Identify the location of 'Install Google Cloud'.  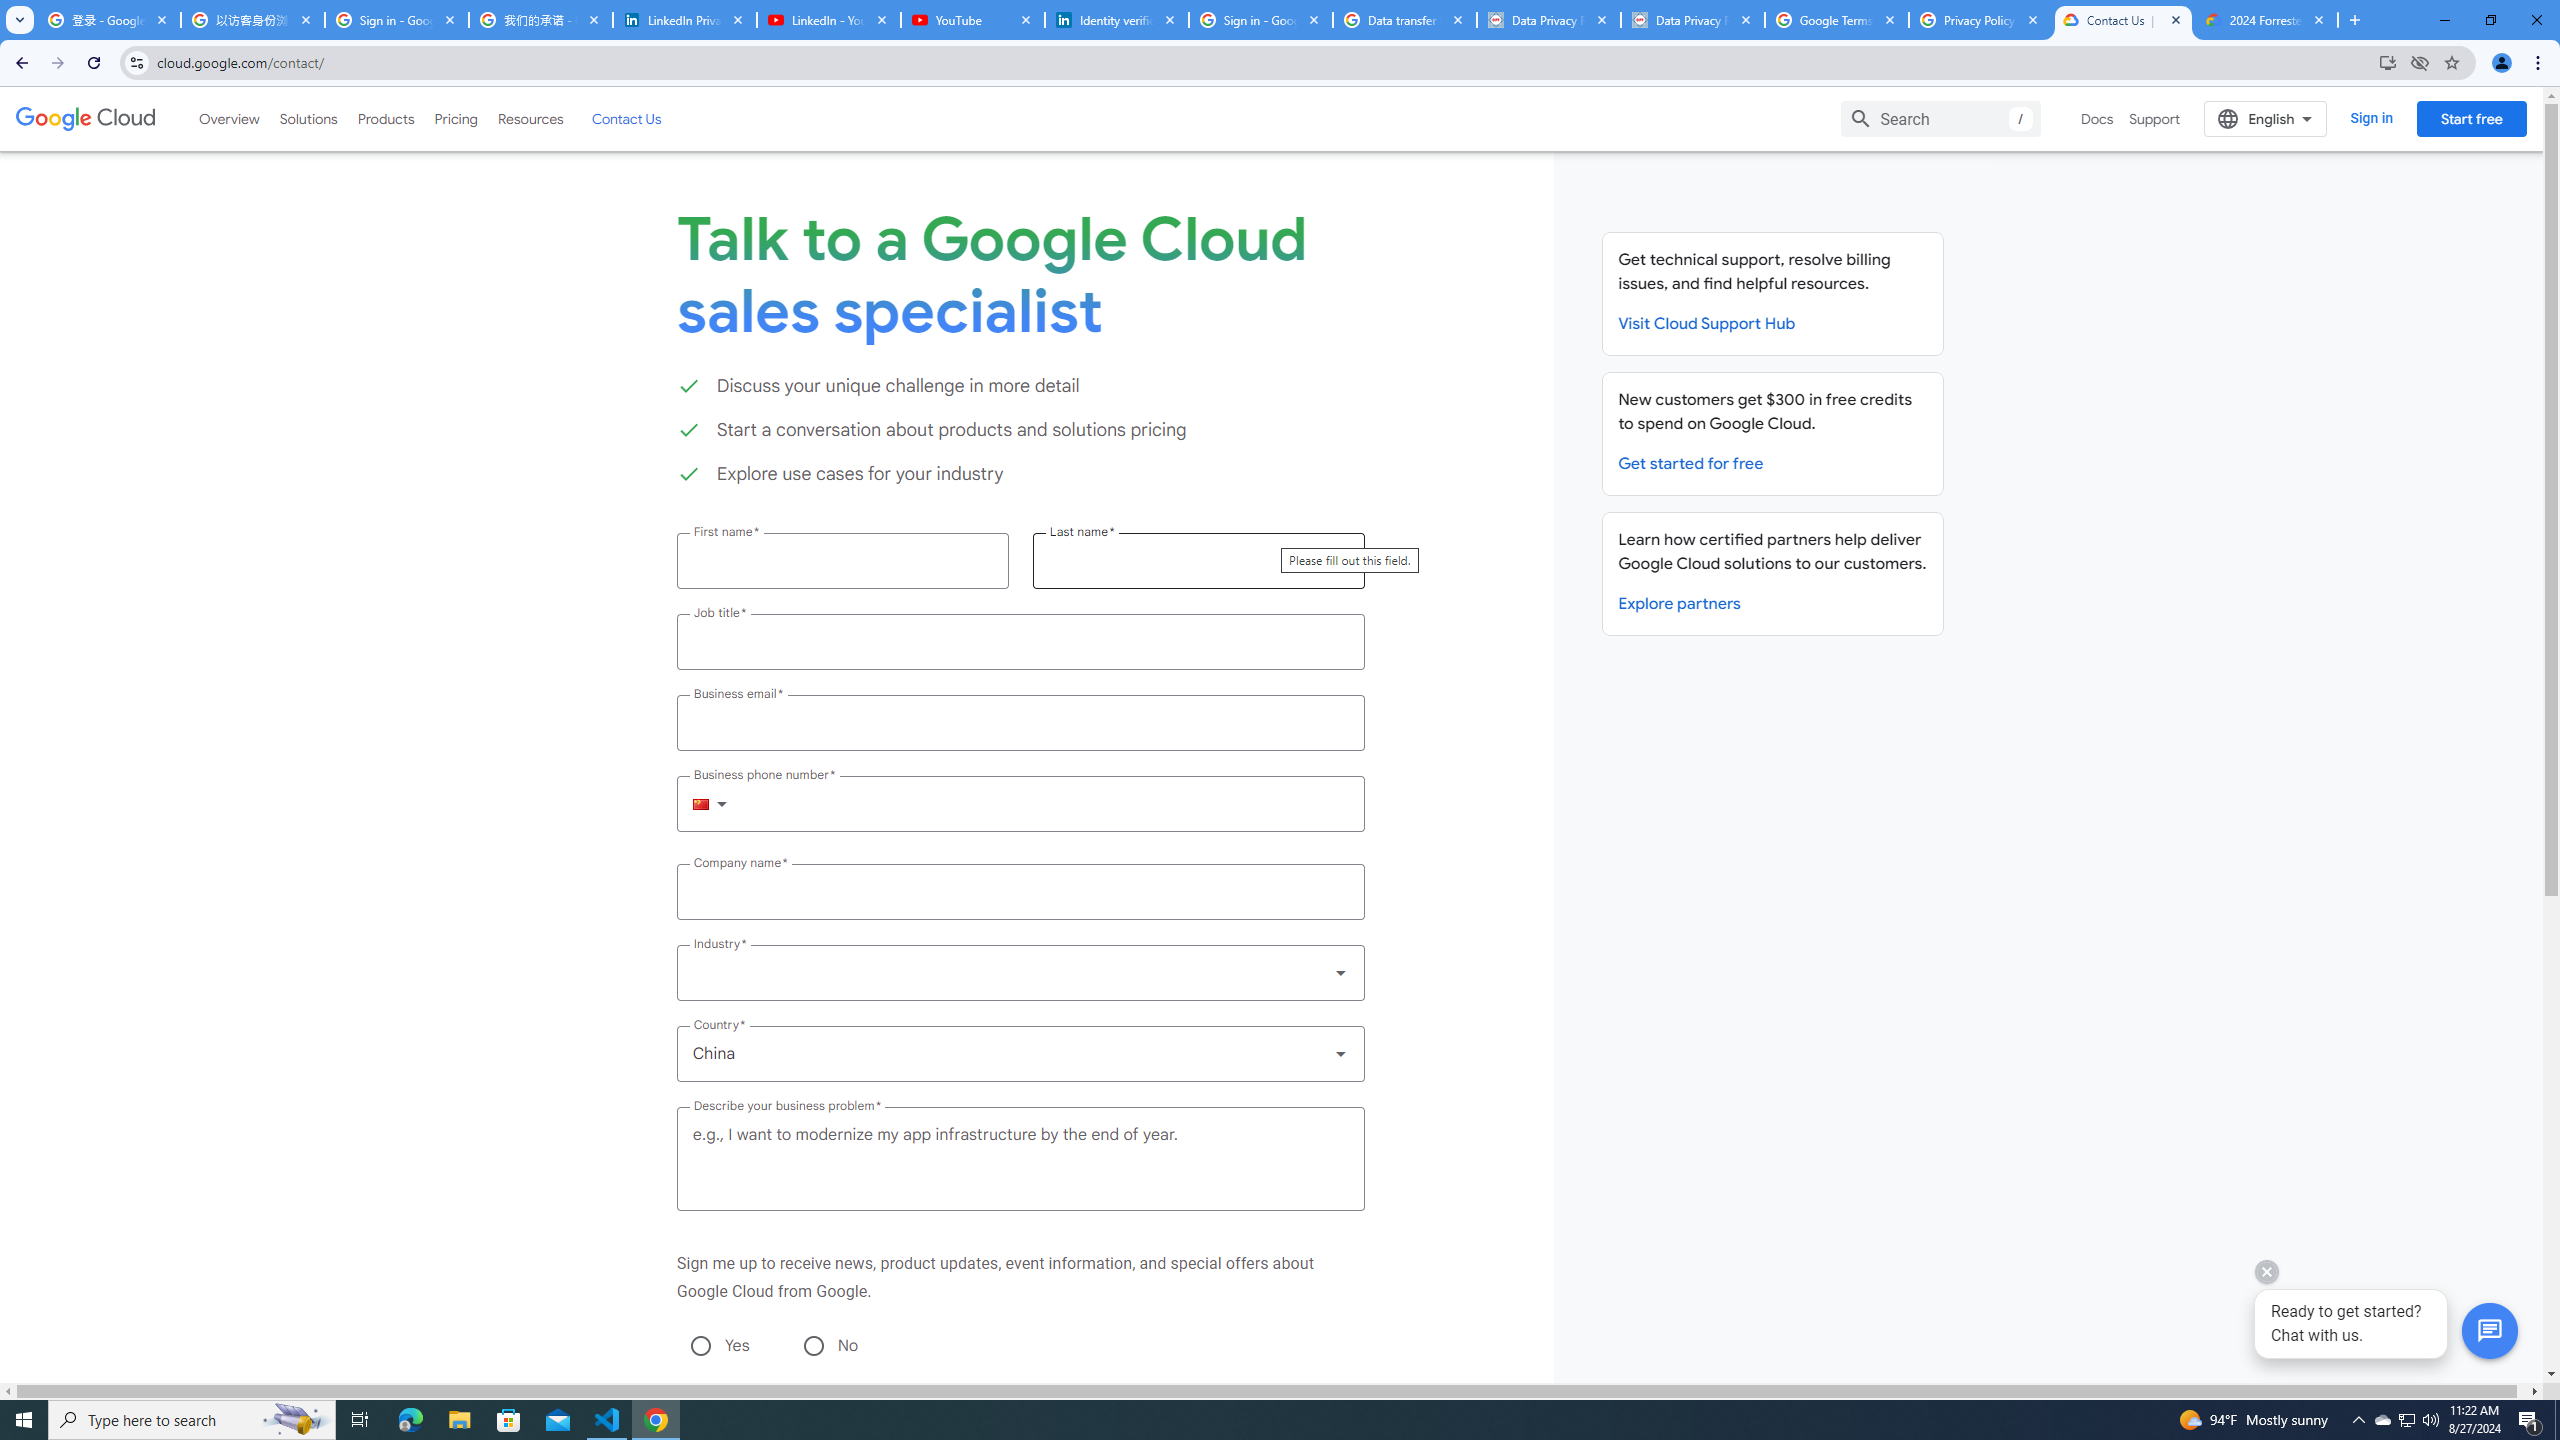
(2388, 61).